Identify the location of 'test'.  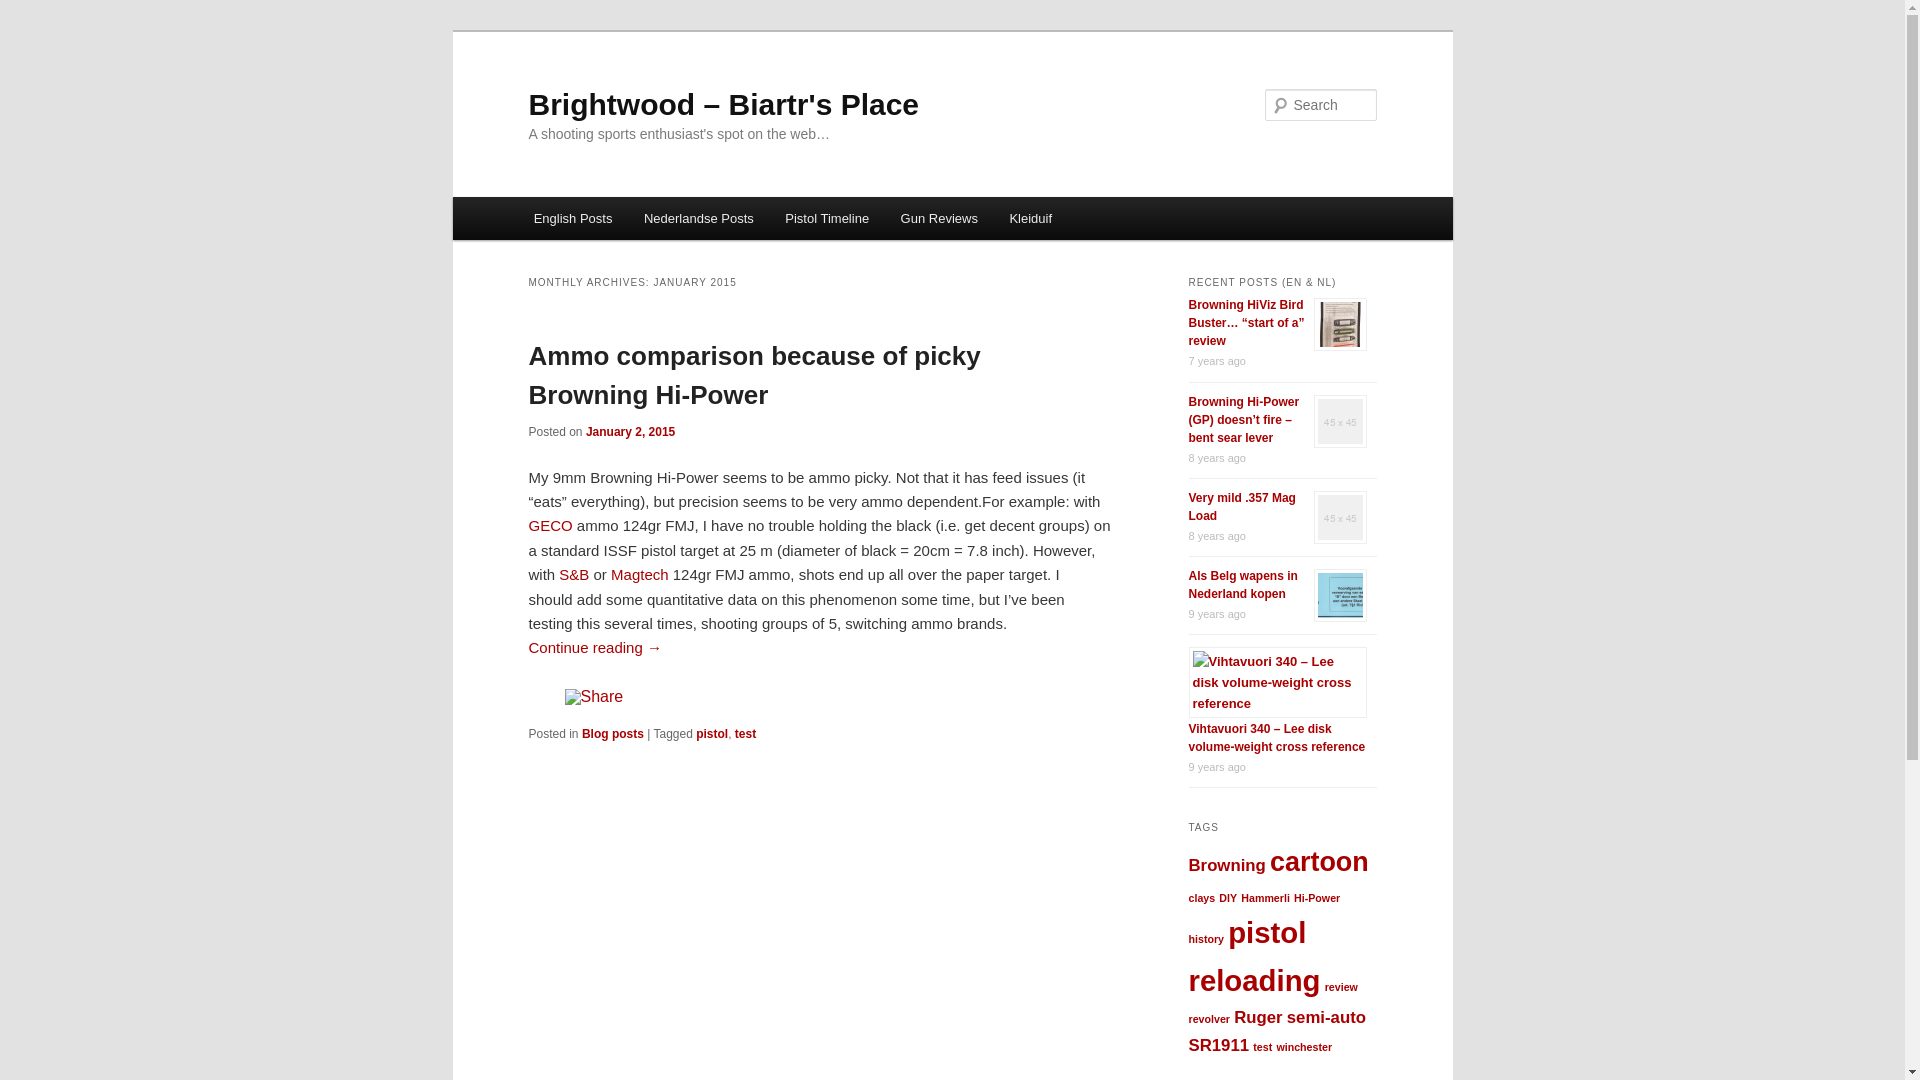
(744, 733).